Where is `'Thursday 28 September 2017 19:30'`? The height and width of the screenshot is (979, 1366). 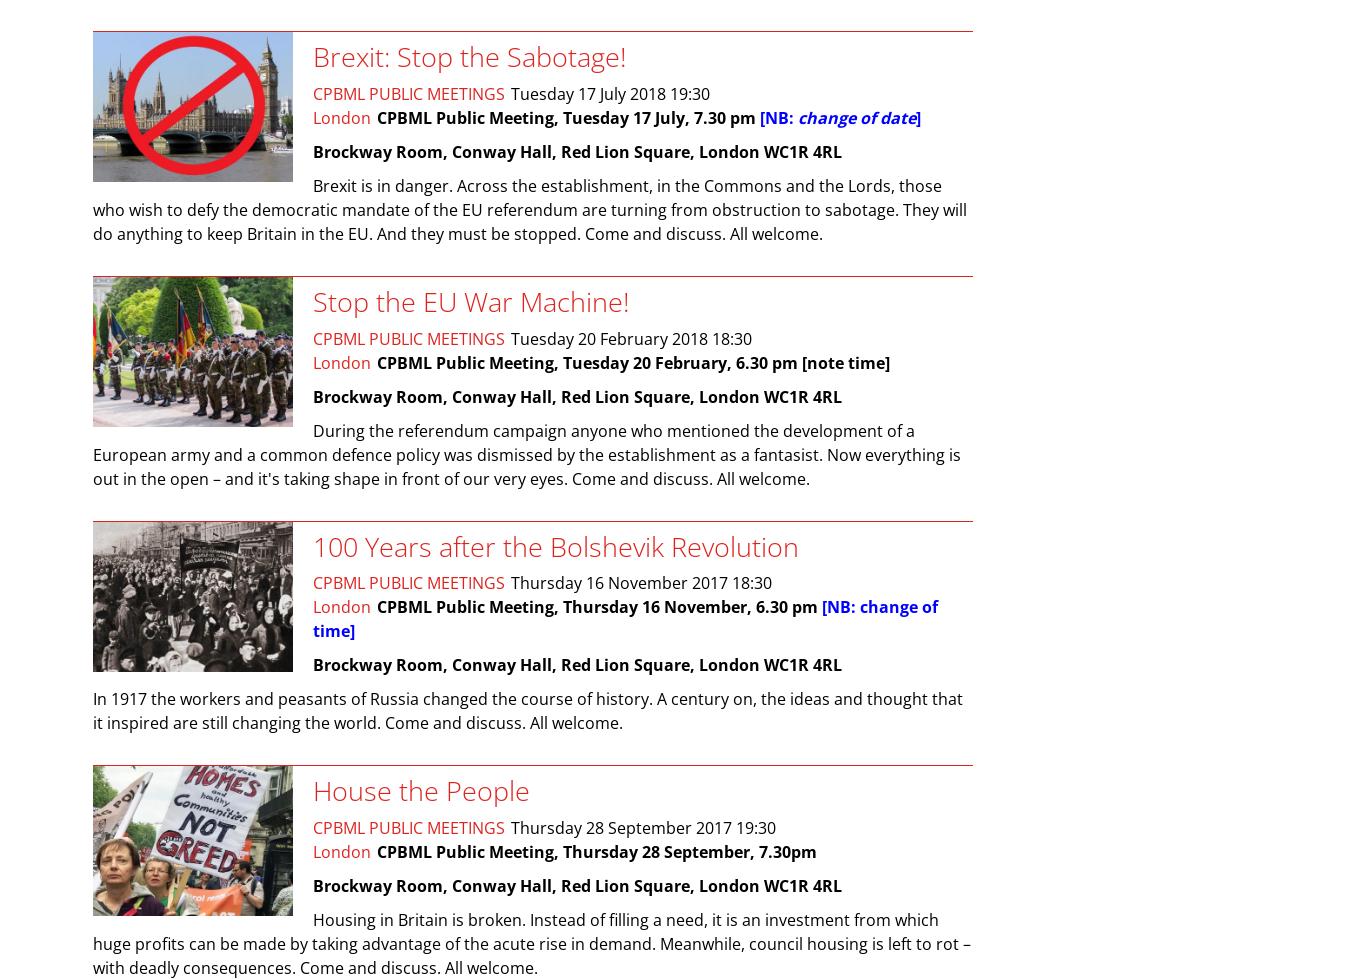
'Thursday 28 September 2017 19:30' is located at coordinates (511, 827).